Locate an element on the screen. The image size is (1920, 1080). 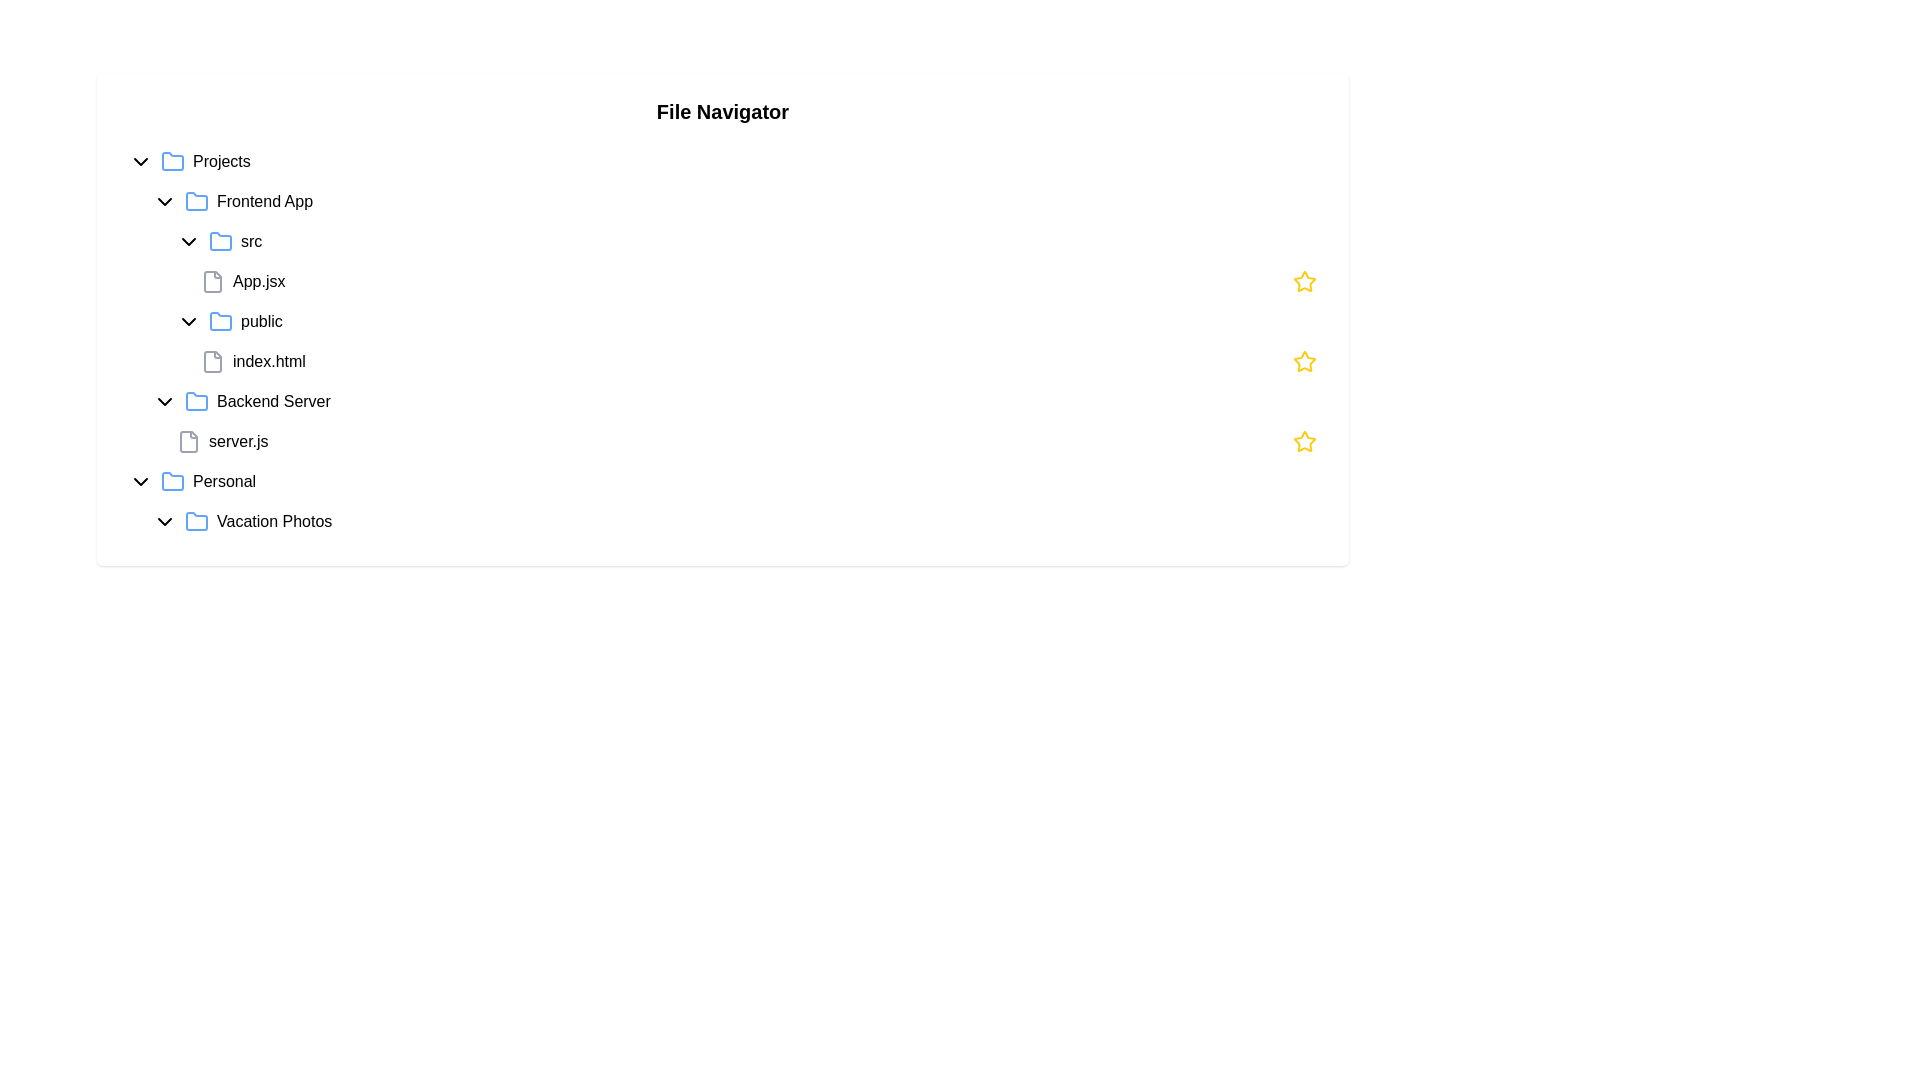
the 'Personal' folder in the Navigational List Item is located at coordinates (722, 482).